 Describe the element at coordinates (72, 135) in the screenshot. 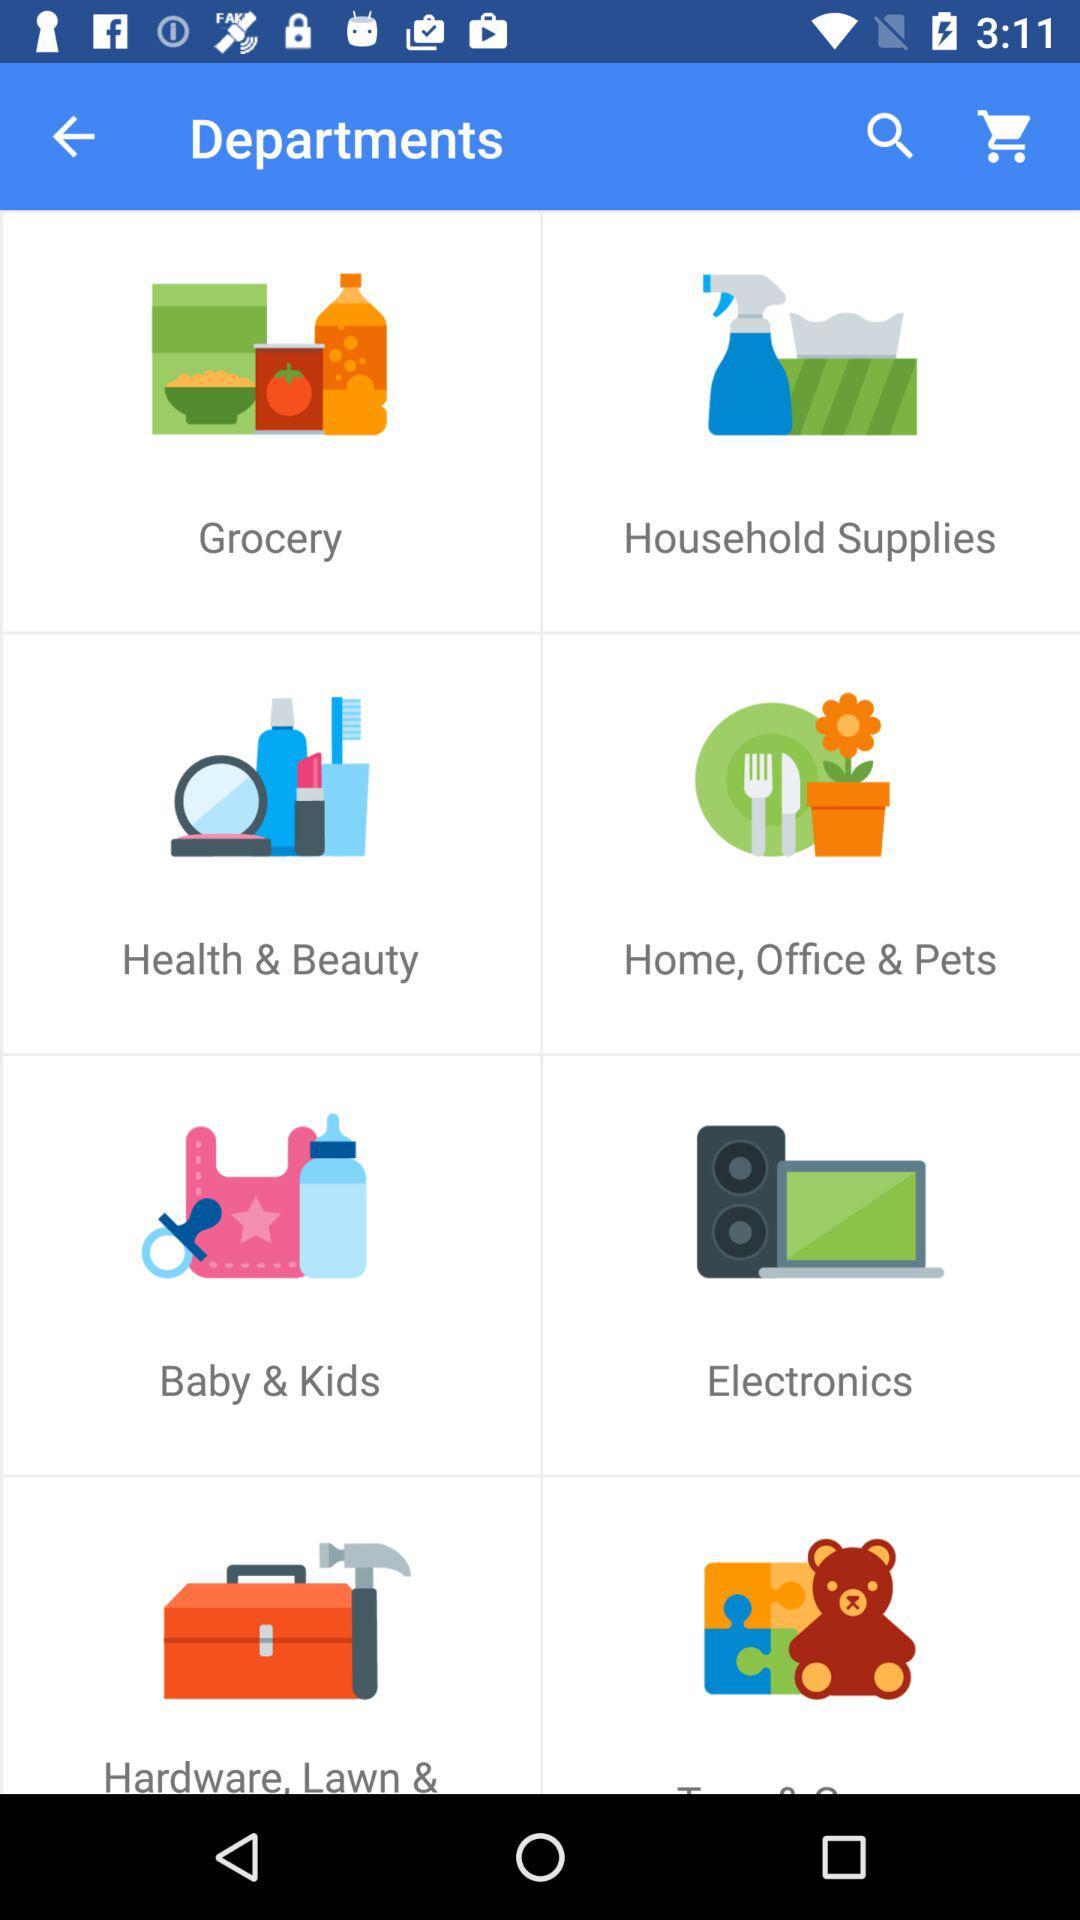

I see `item next to the departments app` at that location.